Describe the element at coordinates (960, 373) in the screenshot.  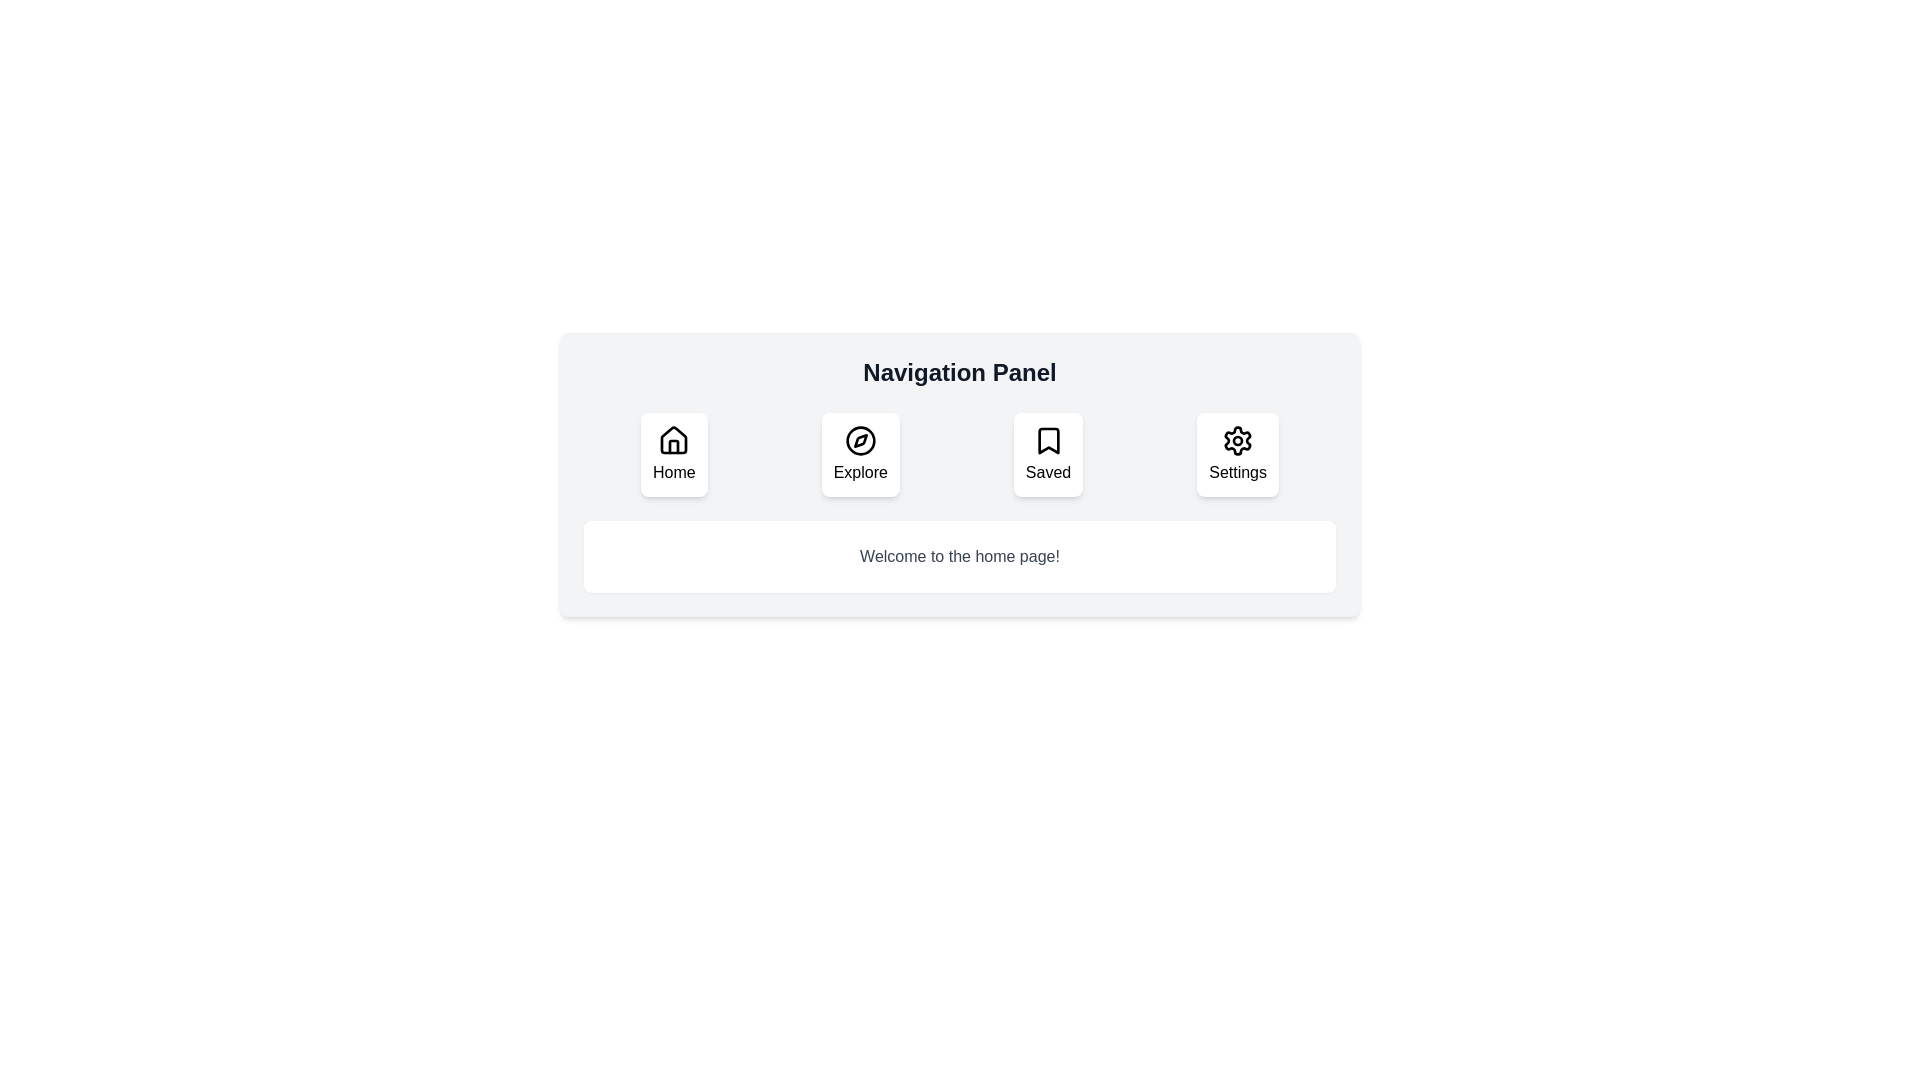
I see `the Static text header displaying 'Navigation Panel', which is styled in bold and centered within its light gray background, positioned above navigation buttons` at that location.